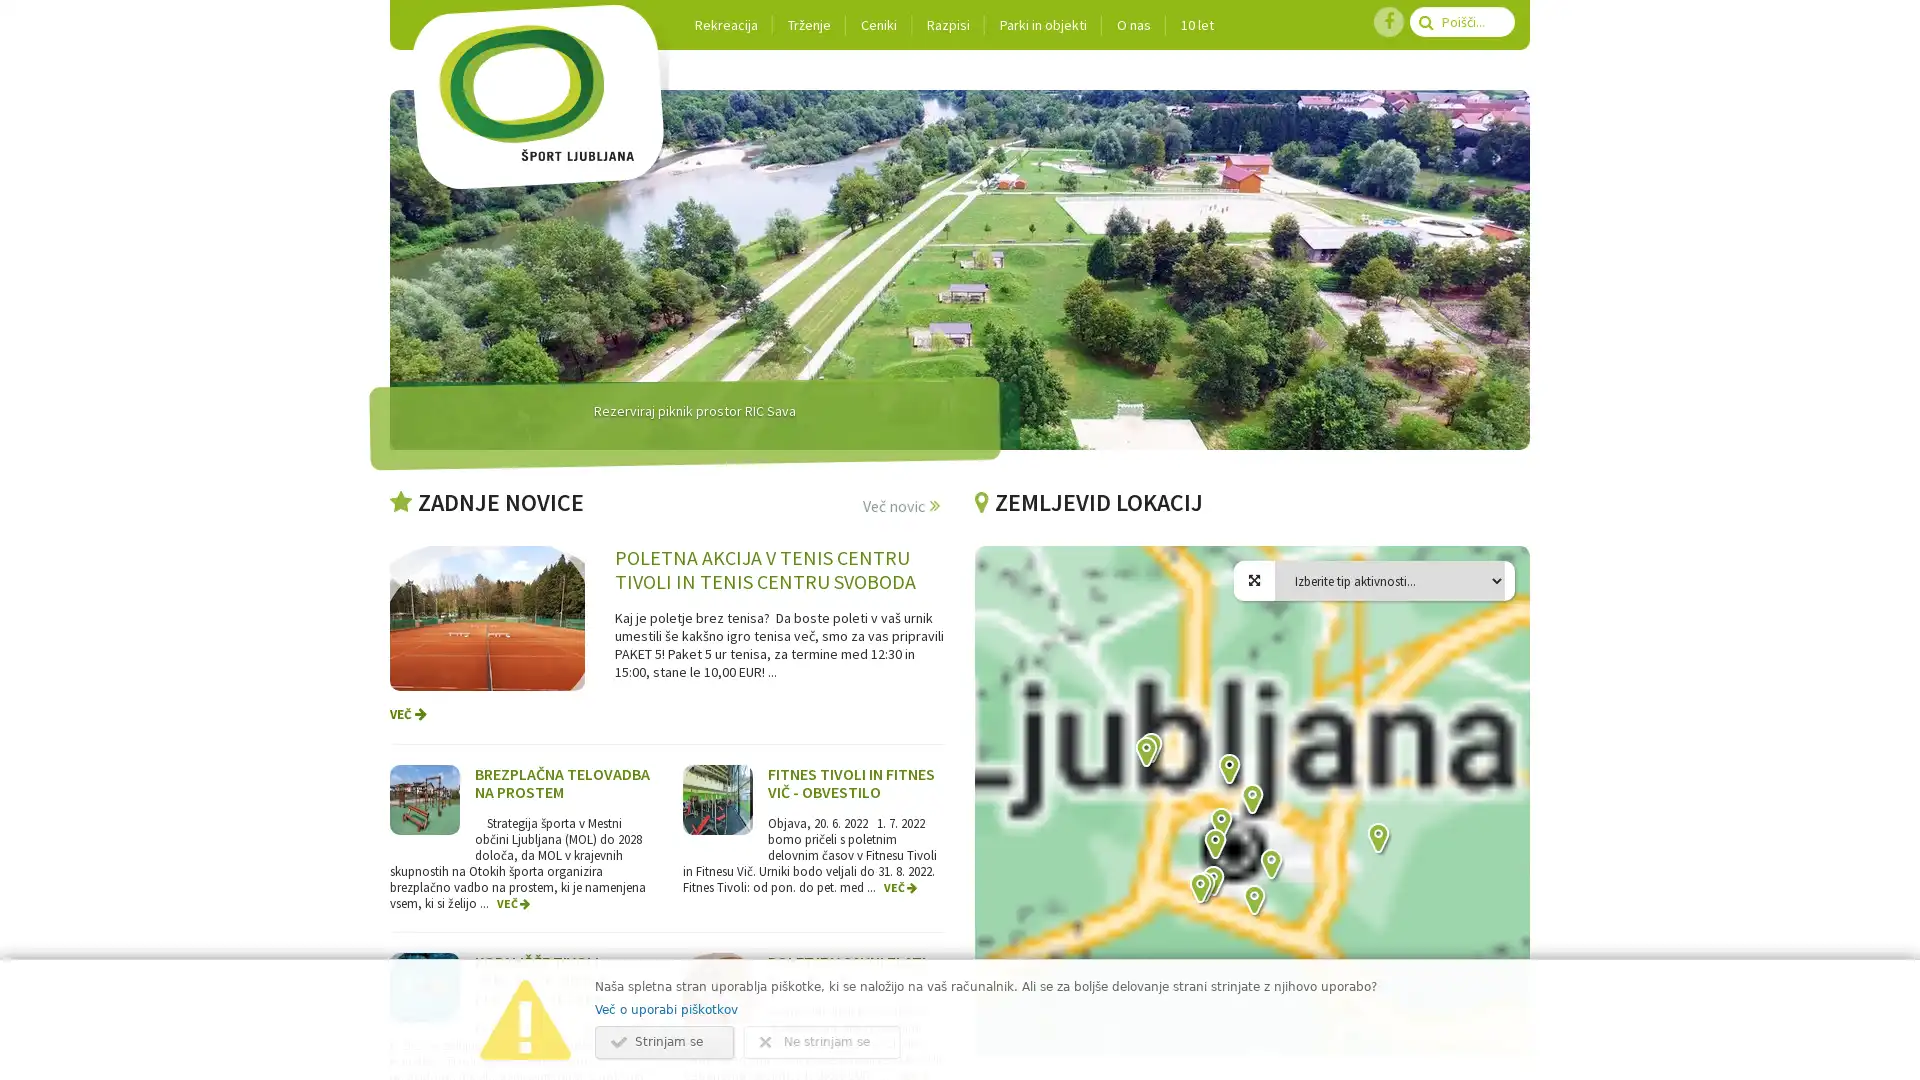  Describe the element at coordinates (1250, 800) in the screenshot. I see `Kako do nas?` at that location.